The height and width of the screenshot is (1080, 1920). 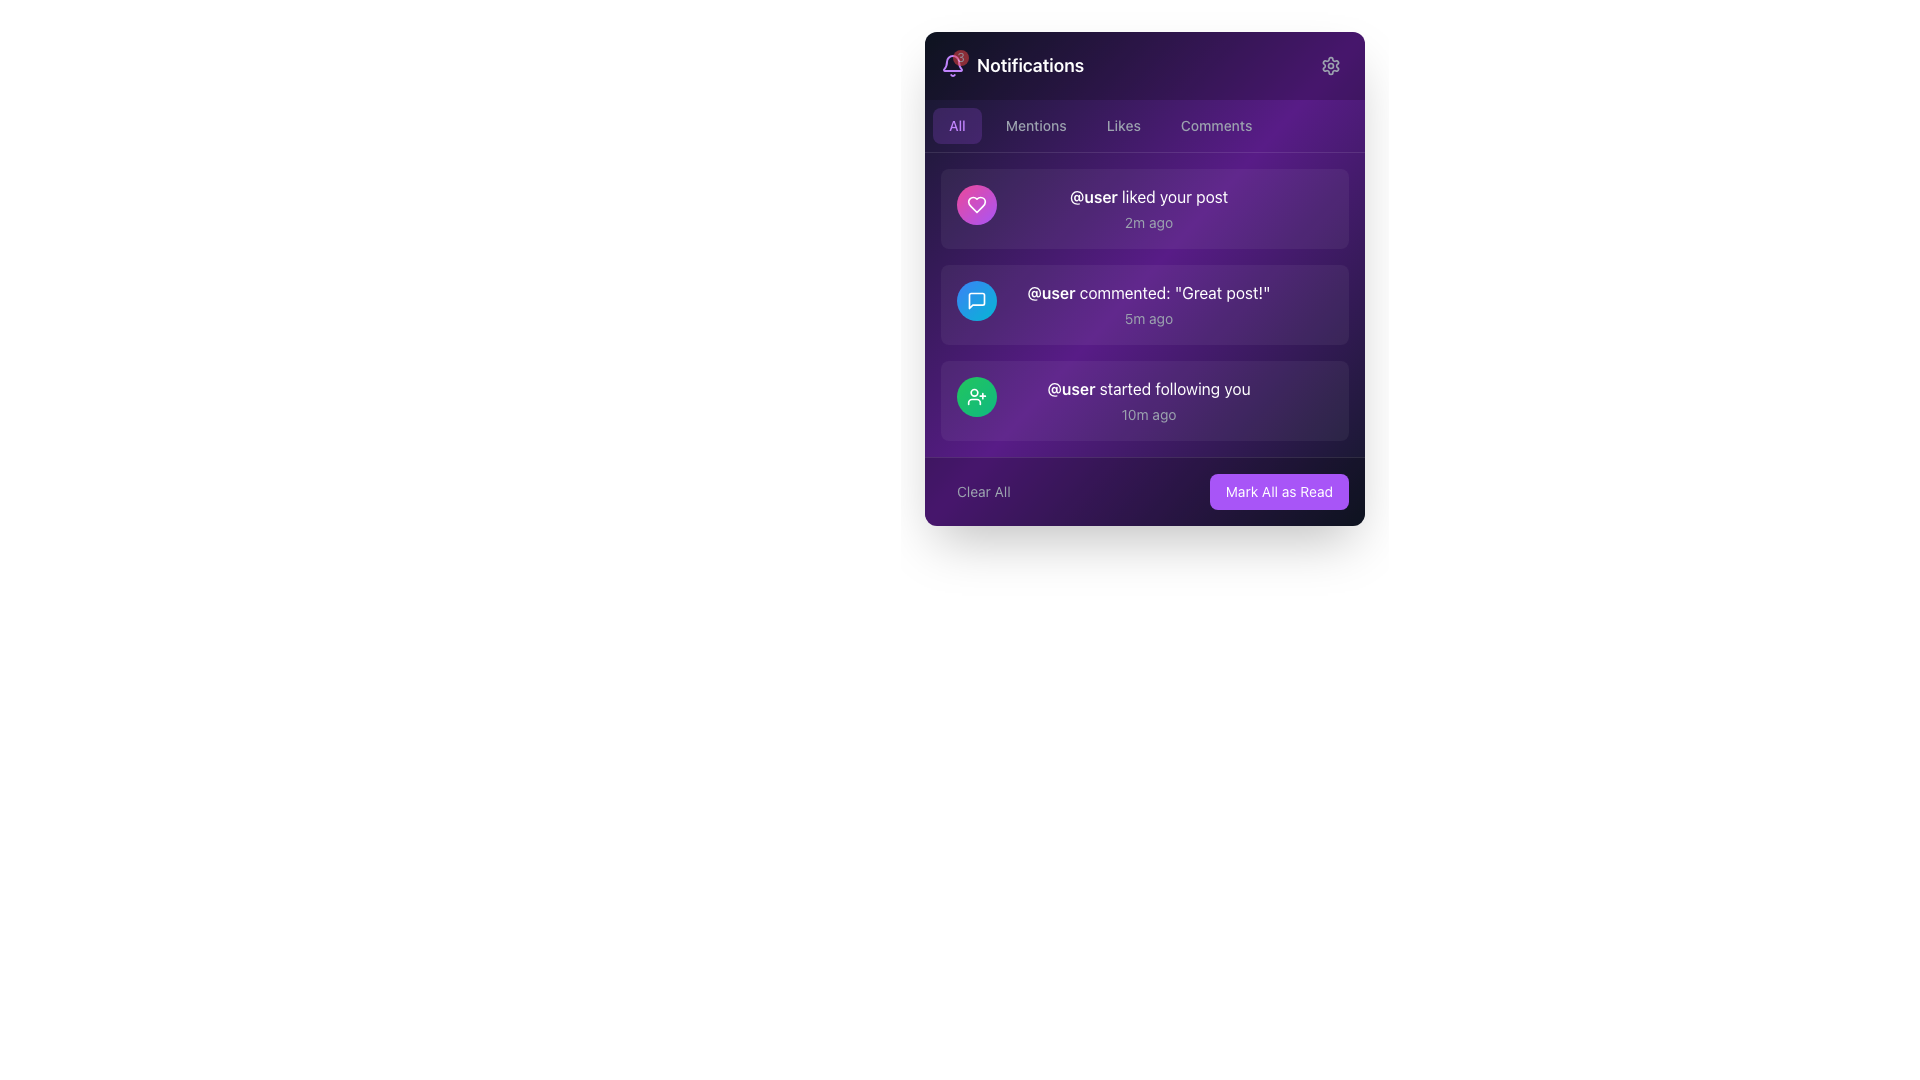 I want to click on the second notification display component that shows '@user commented: "Great post!"' with a timestamp '5m ago' on a purple background, so click(x=1148, y=304).